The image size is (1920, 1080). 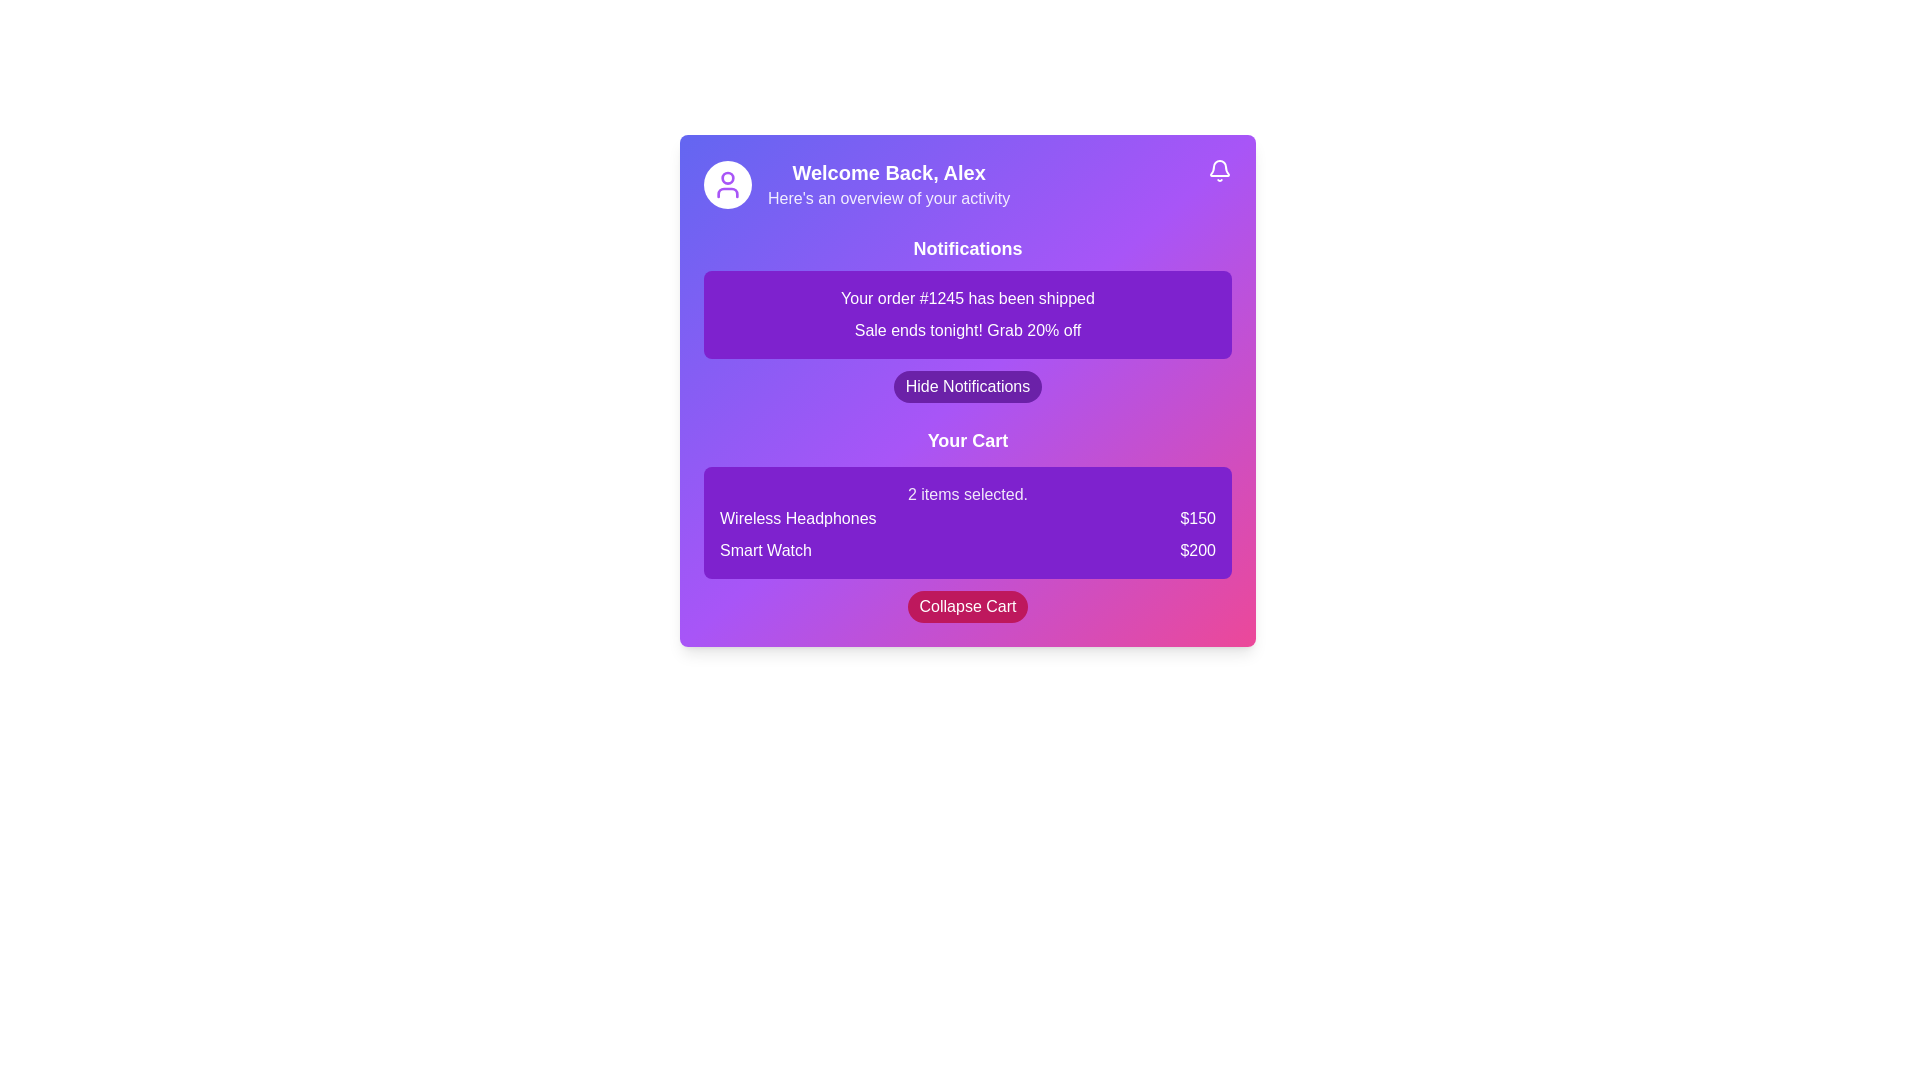 I want to click on the price label indicating the cost of the 'Wireless Headphones' in the 'Your Cart' section, so click(x=1198, y=518).